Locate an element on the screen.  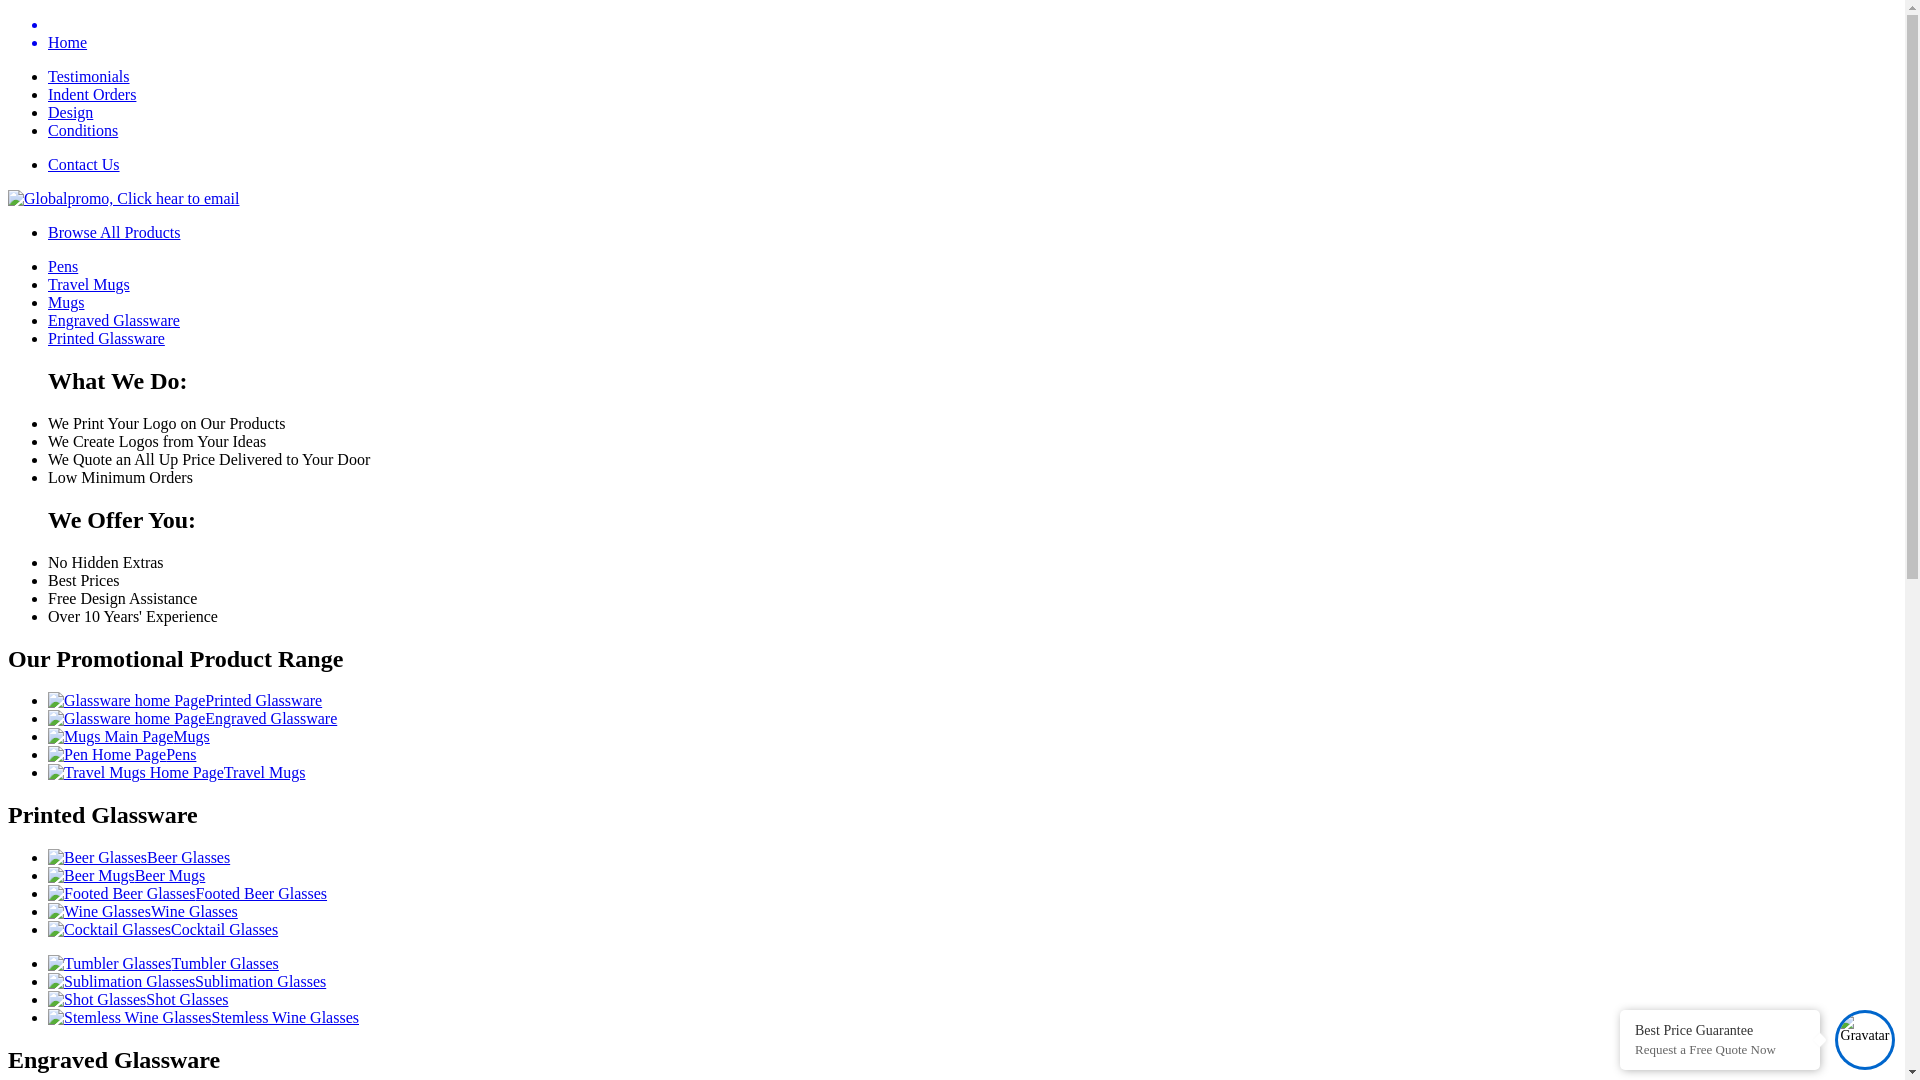
'Contact Us' is located at coordinates (82, 163).